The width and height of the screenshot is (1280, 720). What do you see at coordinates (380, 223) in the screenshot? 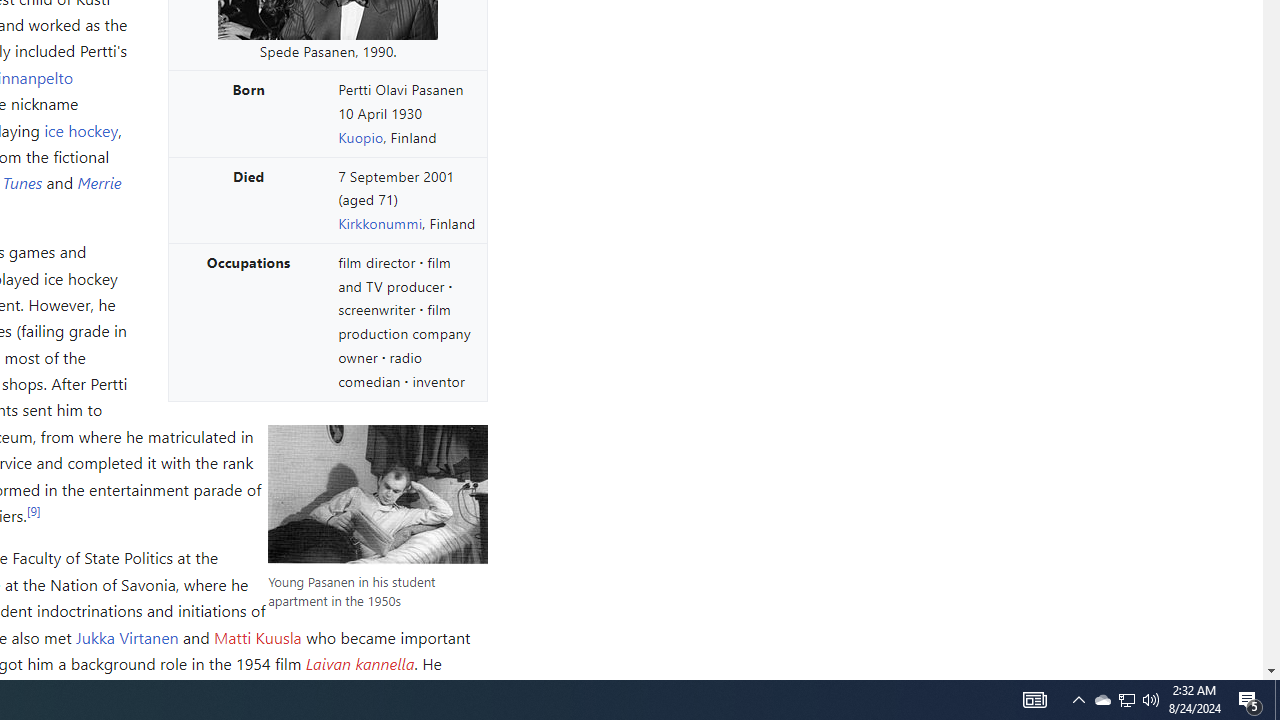
I see `'Kirkkonummi'` at bounding box center [380, 223].